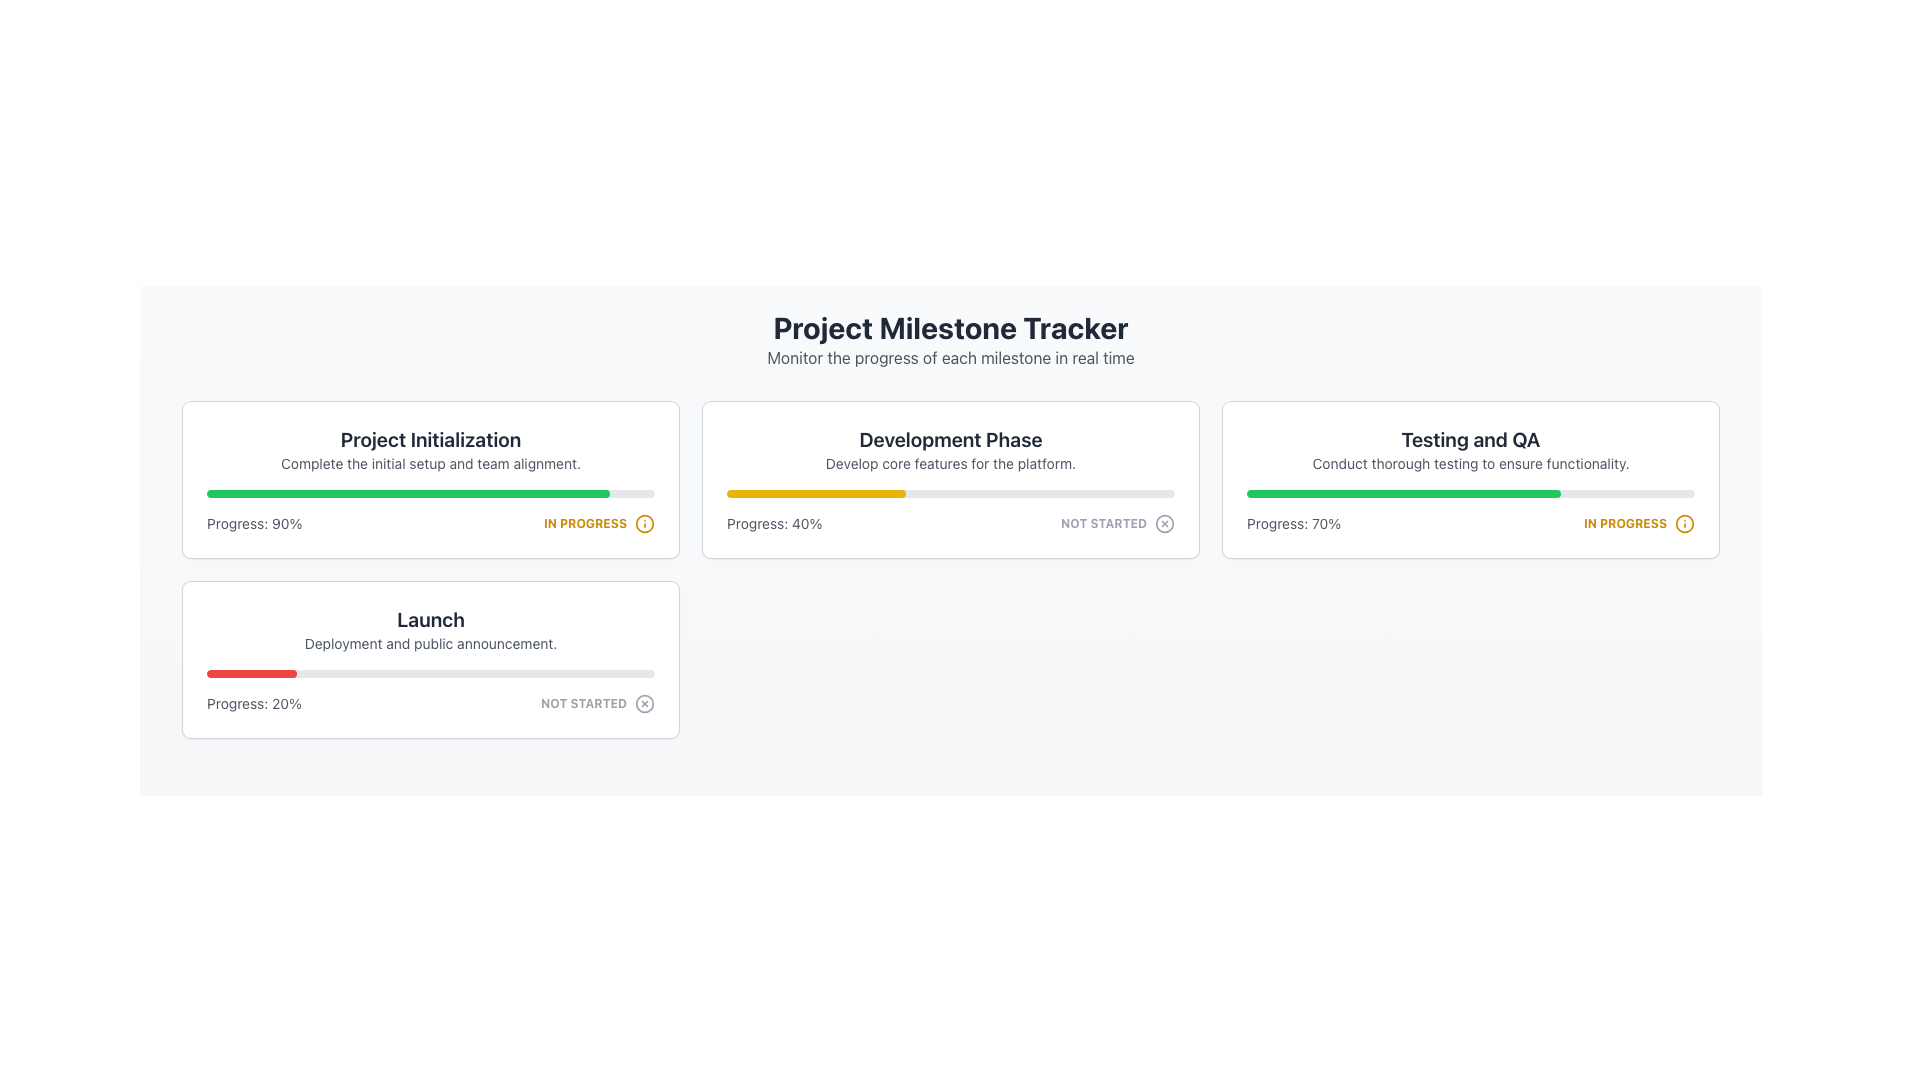 This screenshot has width=1920, height=1080. Describe the element at coordinates (949, 479) in the screenshot. I see `the nearby actionable icons adjacent to the 'Development Phase' Information Card, which has a white background and rounded corners, located centrally in the second column of the grid` at that location.